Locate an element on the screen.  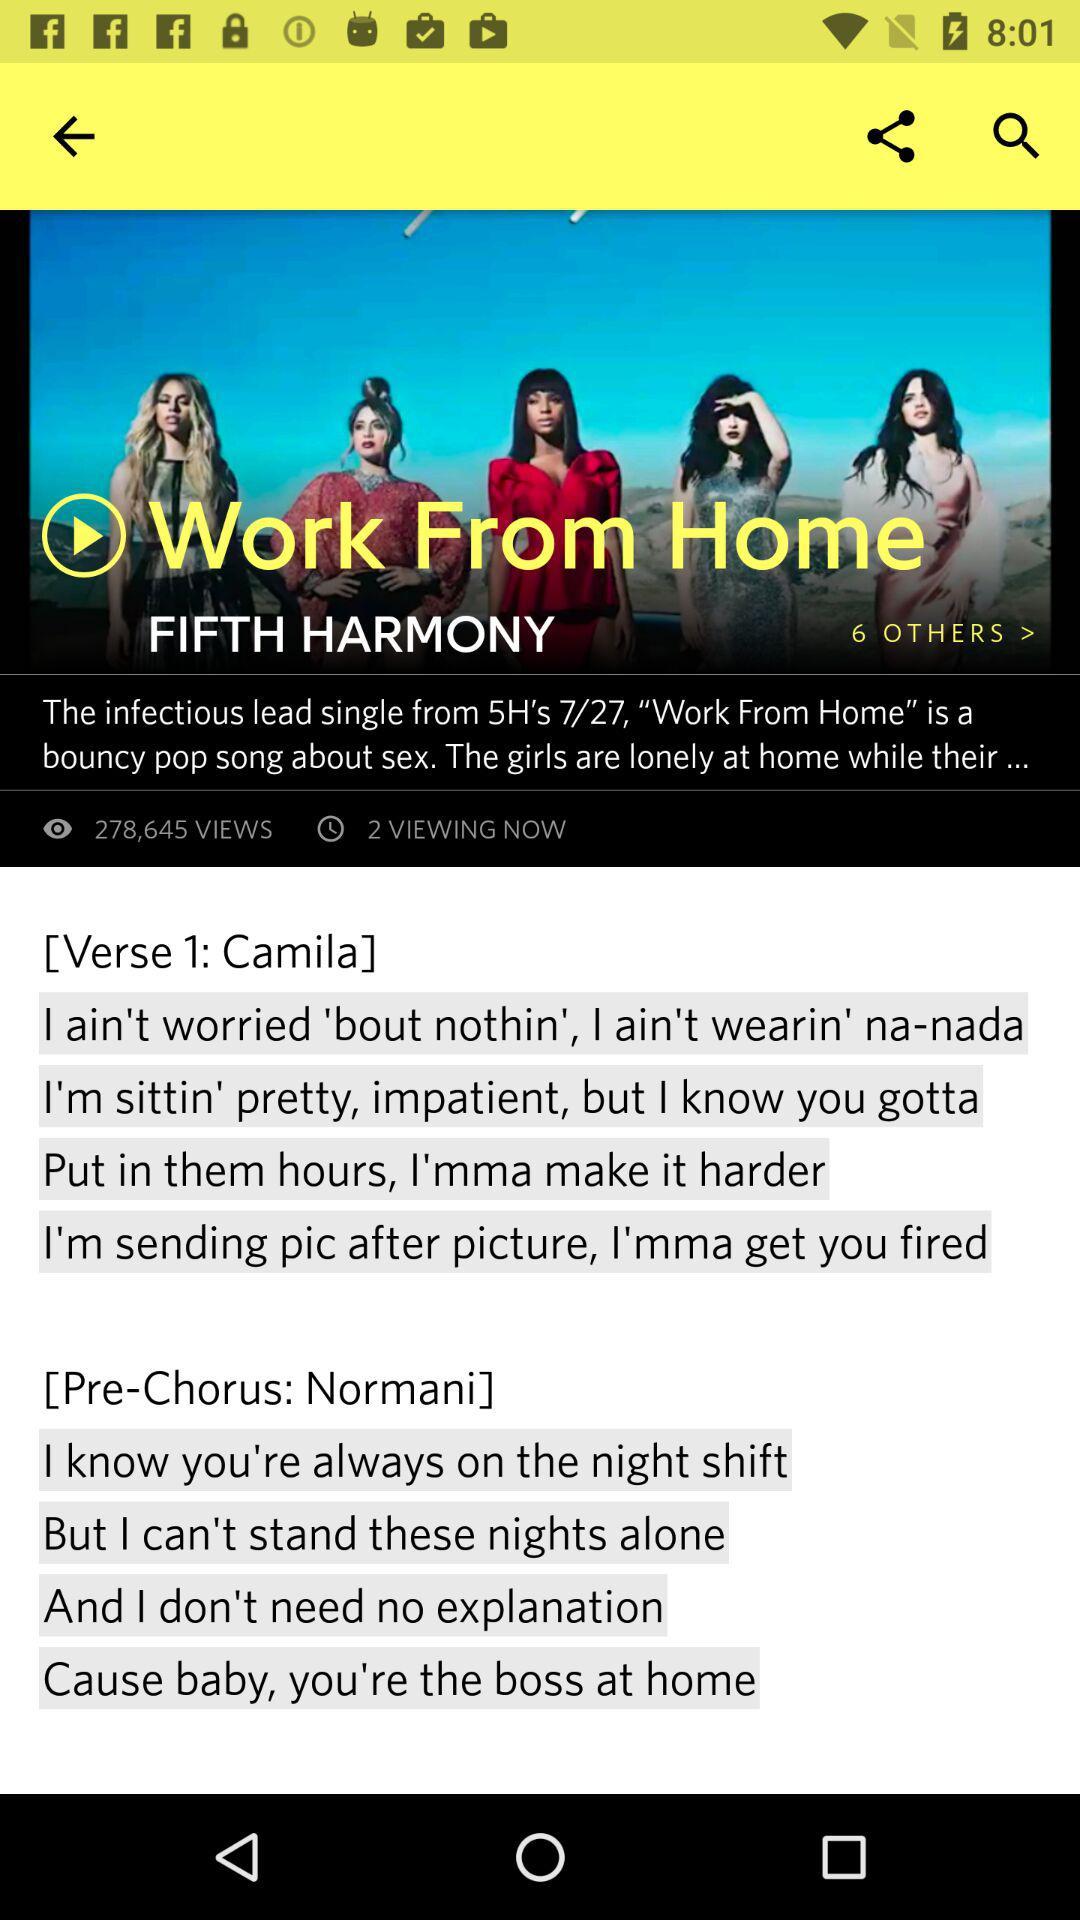
switch play option is located at coordinates (83, 535).